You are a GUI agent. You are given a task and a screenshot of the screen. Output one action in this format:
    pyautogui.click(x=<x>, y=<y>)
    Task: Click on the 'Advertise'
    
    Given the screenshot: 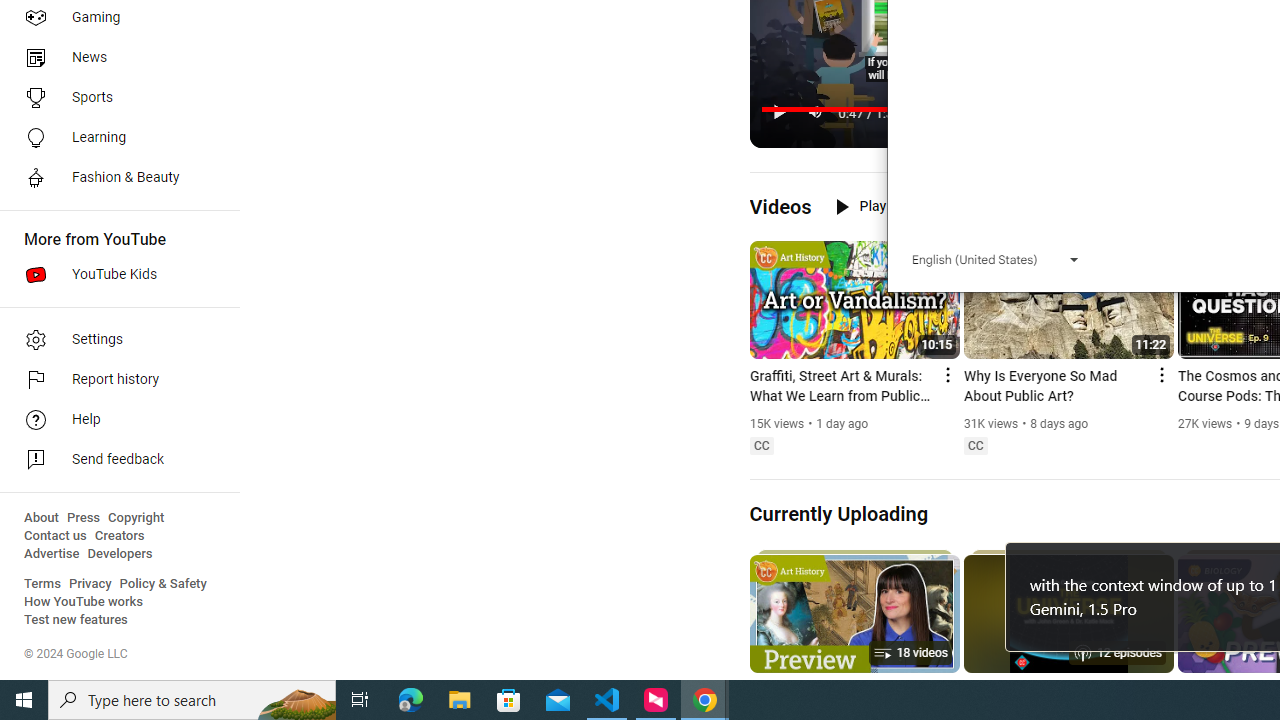 What is the action you would take?
    pyautogui.click(x=51, y=554)
    